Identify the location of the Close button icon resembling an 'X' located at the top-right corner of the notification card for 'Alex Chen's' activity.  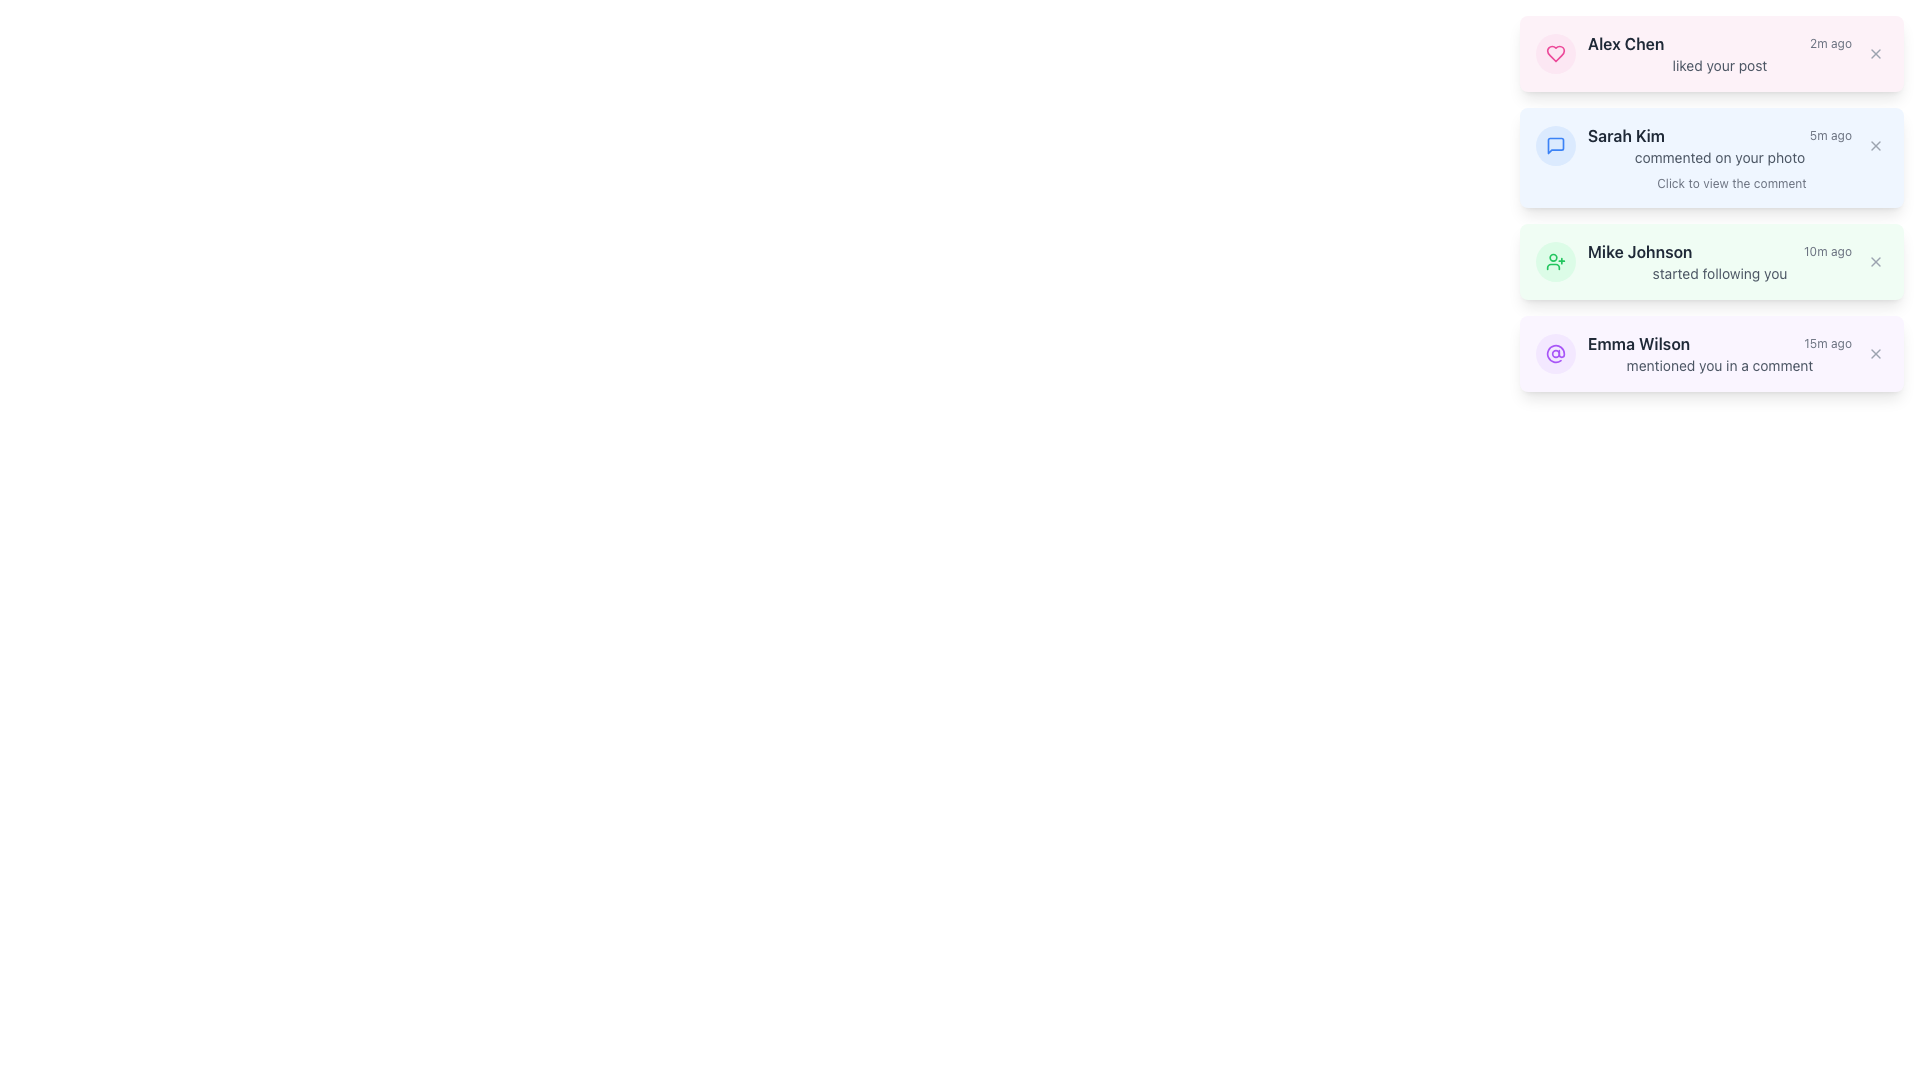
(1875, 53).